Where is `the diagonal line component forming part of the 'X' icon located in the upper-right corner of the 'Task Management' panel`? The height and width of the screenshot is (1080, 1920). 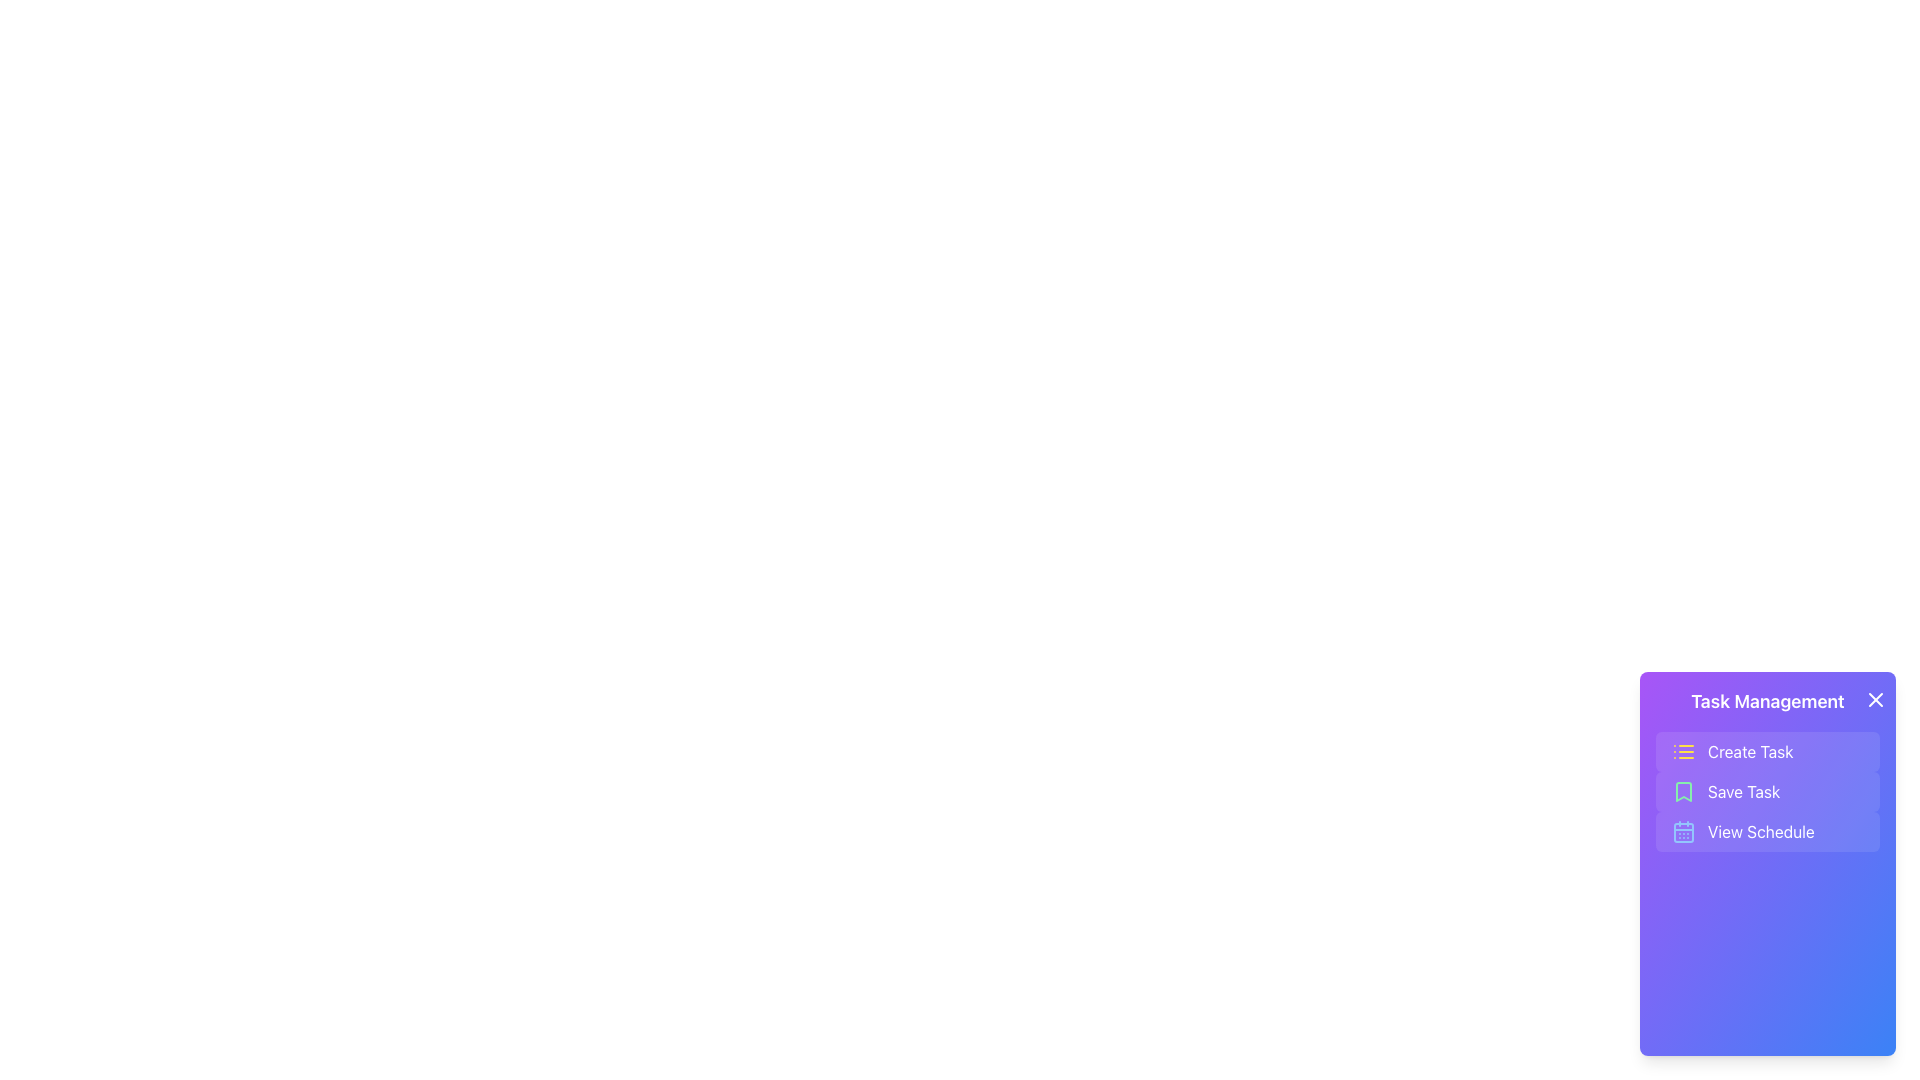 the diagonal line component forming part of the 'X' icon located in the upper-right corner of the 'Task Management' panel is located at coordinates (1875, 698).